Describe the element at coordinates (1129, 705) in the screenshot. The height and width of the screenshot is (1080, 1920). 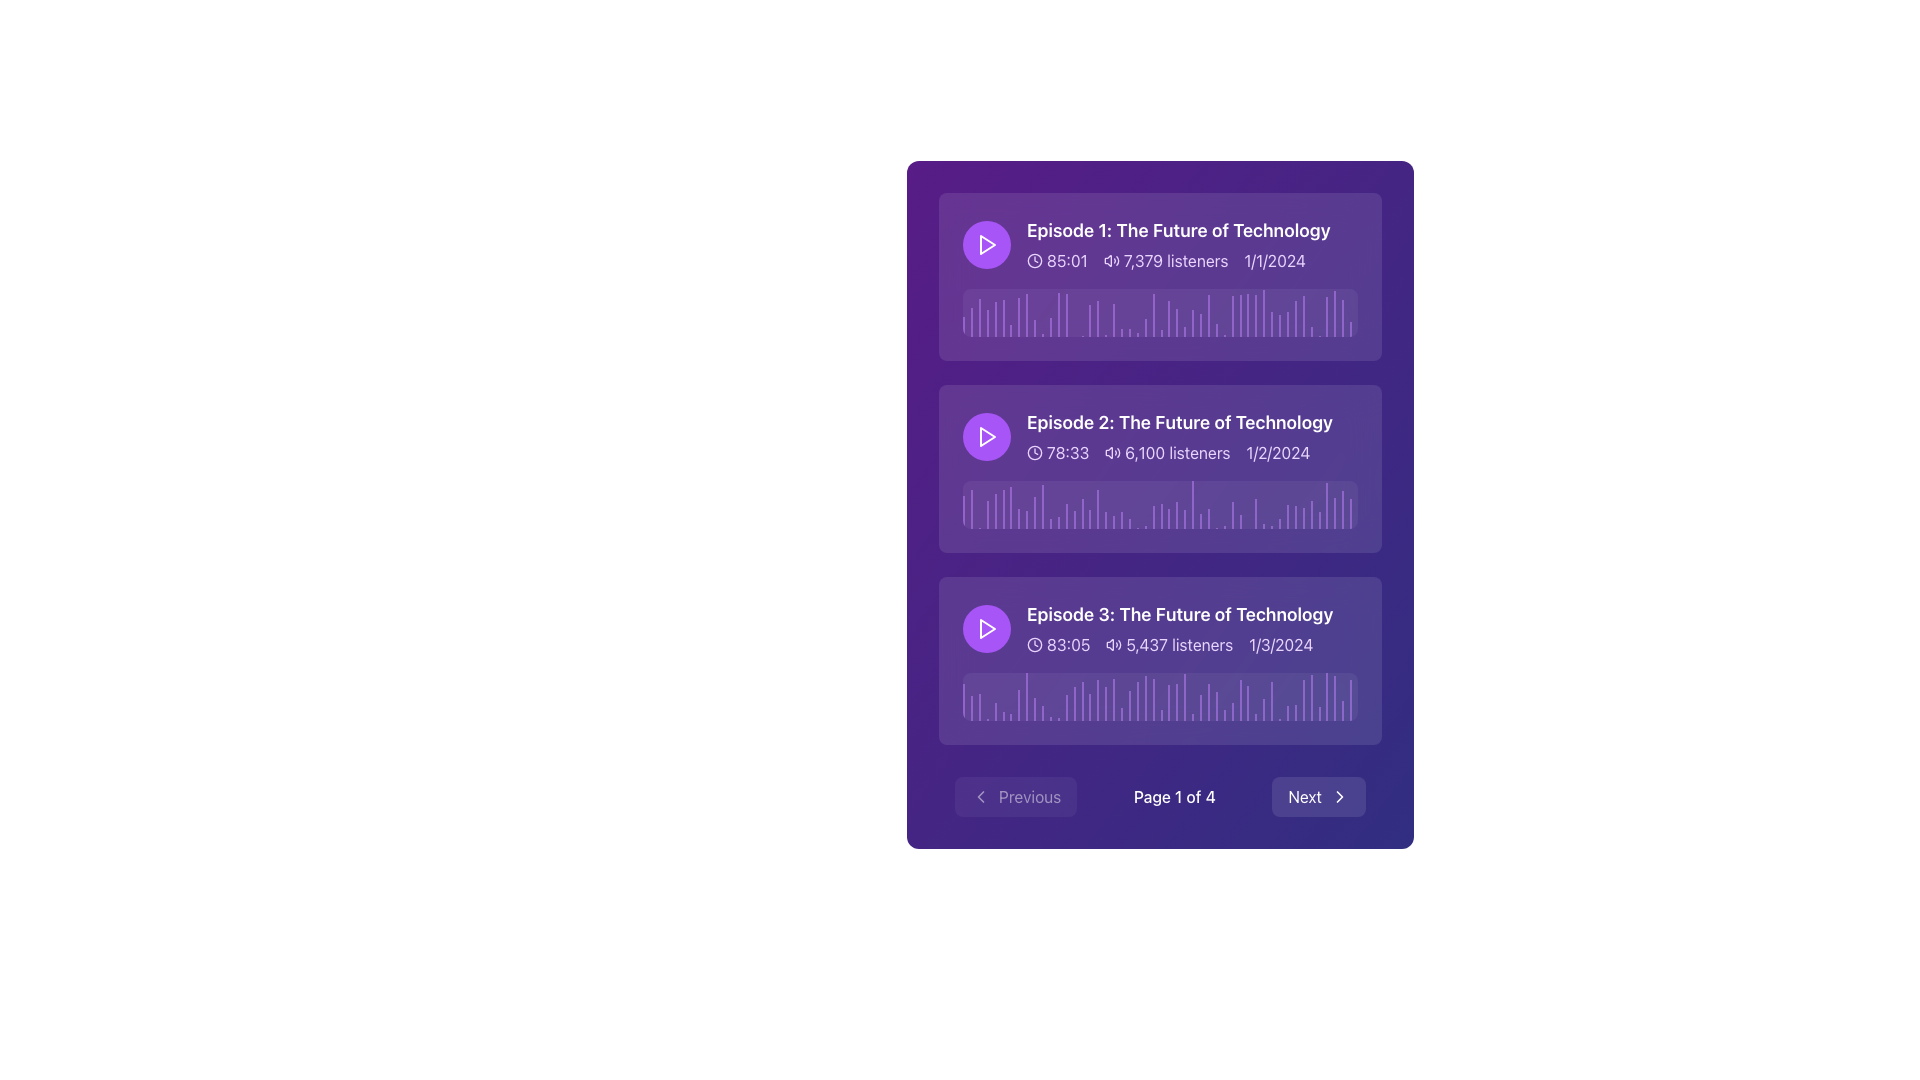
I see `the 22nd vertical progress bar with a purple hue located within the 'Episode 3: The Future of Technology' card` at that location.